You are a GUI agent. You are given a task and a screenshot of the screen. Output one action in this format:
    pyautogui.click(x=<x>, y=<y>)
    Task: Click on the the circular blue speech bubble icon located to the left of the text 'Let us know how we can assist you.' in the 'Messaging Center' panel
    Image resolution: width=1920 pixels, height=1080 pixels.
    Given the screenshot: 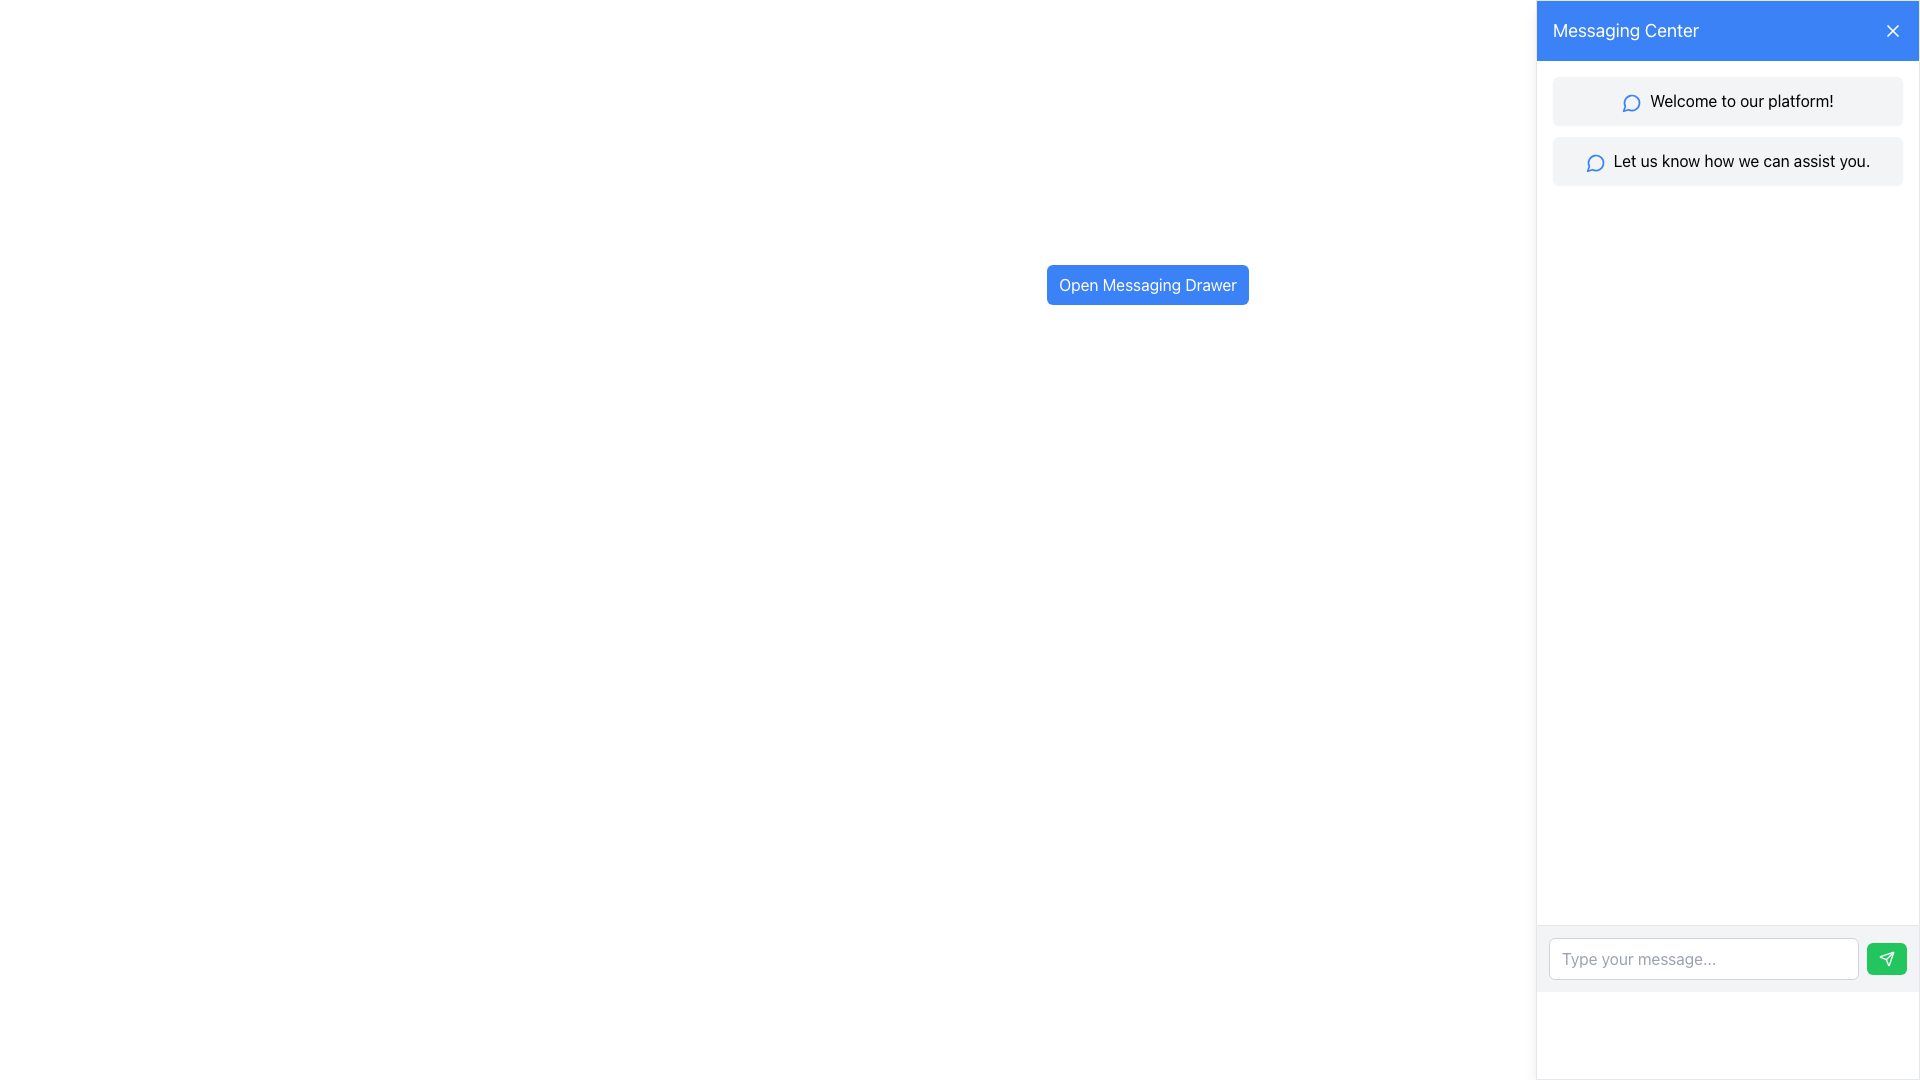 What is the action you would take?
    pyautogui.click(x=1594, y=161)
    